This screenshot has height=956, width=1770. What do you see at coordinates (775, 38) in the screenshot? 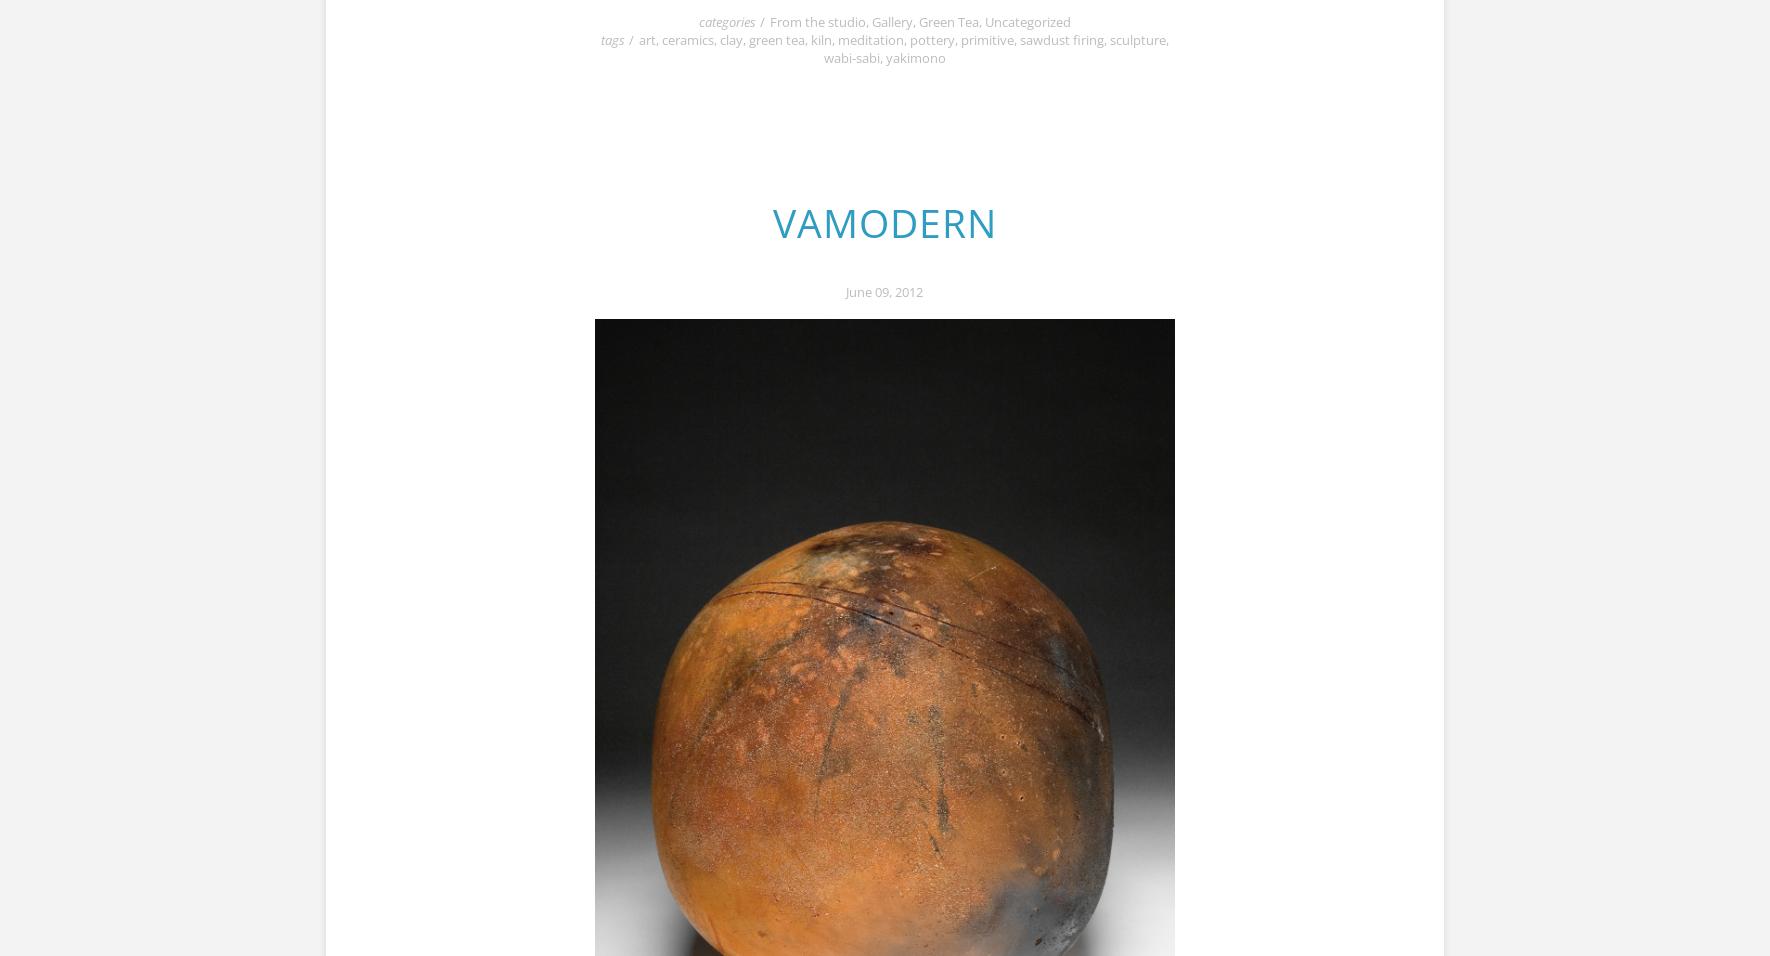
I see `'green tea'` at bounding box center [775, 38].